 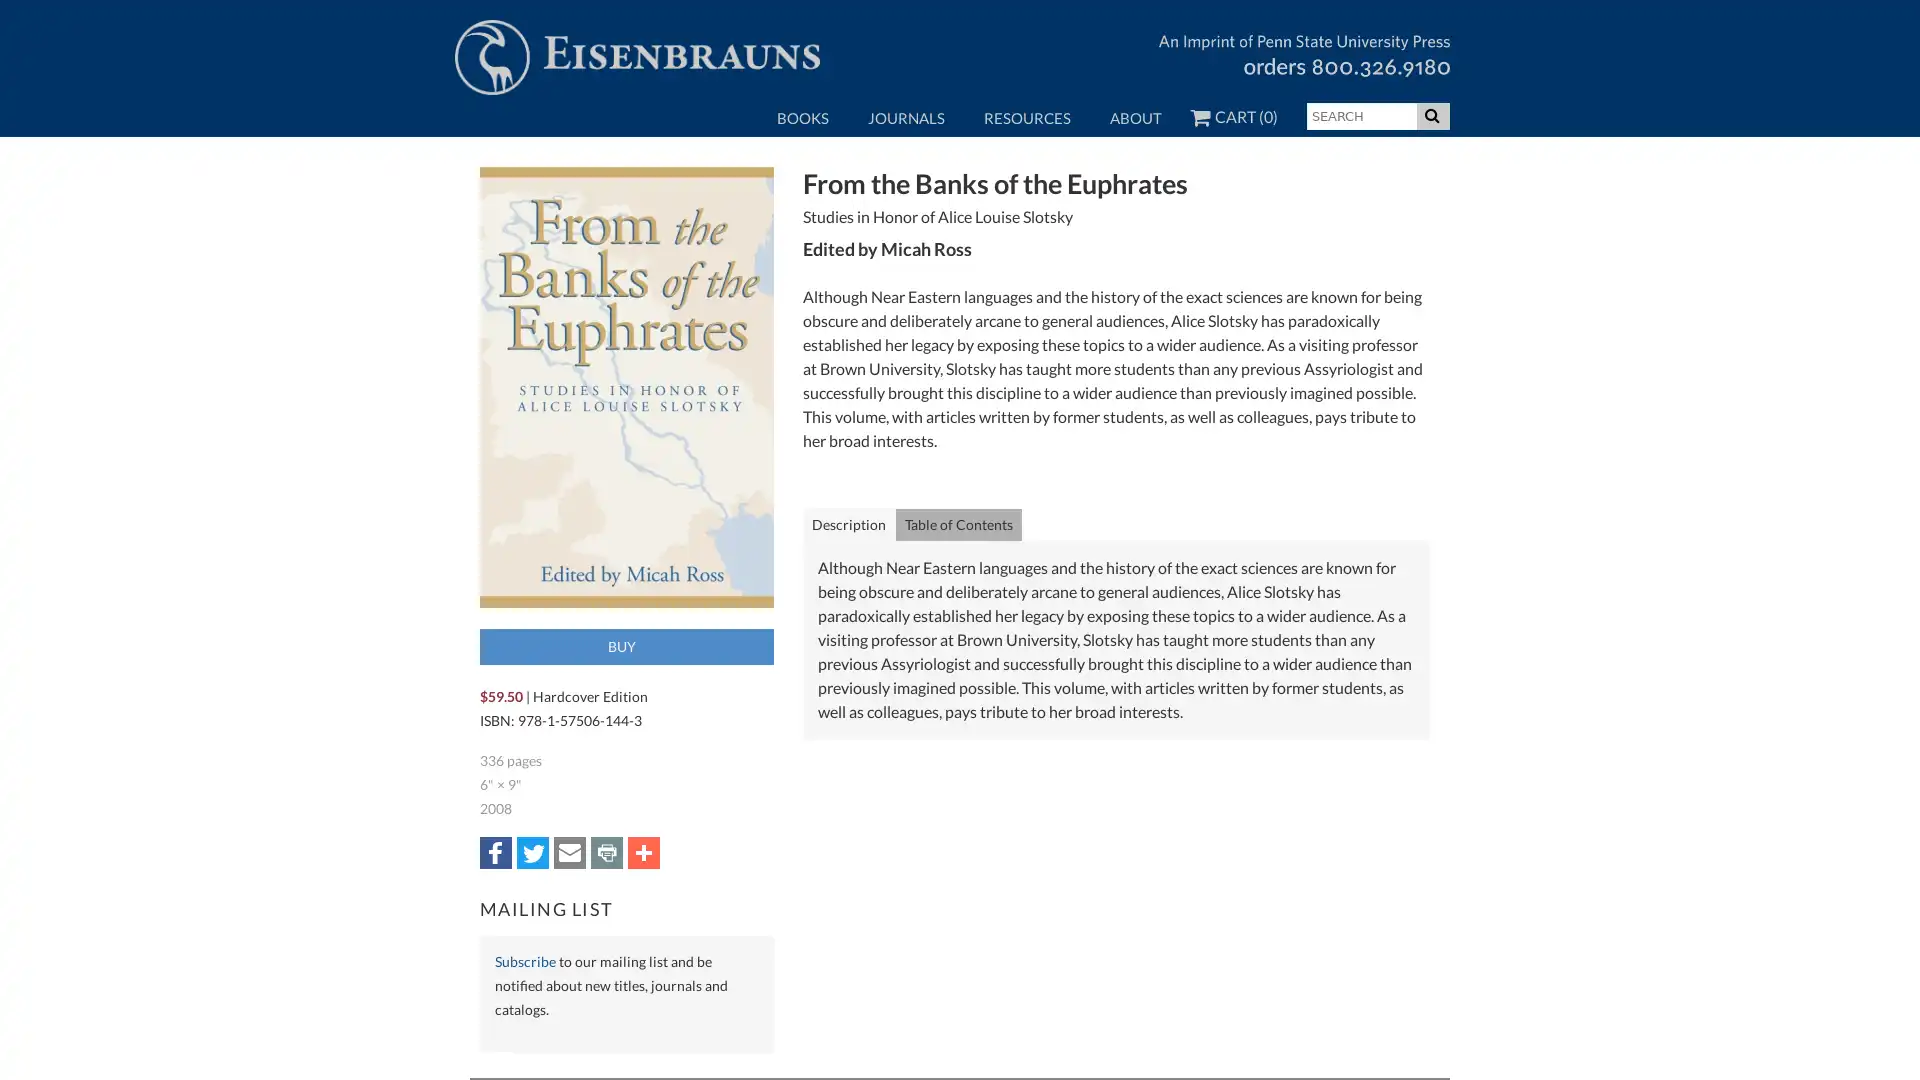 I want to click on Share to Print, so click(x=604, y=852).